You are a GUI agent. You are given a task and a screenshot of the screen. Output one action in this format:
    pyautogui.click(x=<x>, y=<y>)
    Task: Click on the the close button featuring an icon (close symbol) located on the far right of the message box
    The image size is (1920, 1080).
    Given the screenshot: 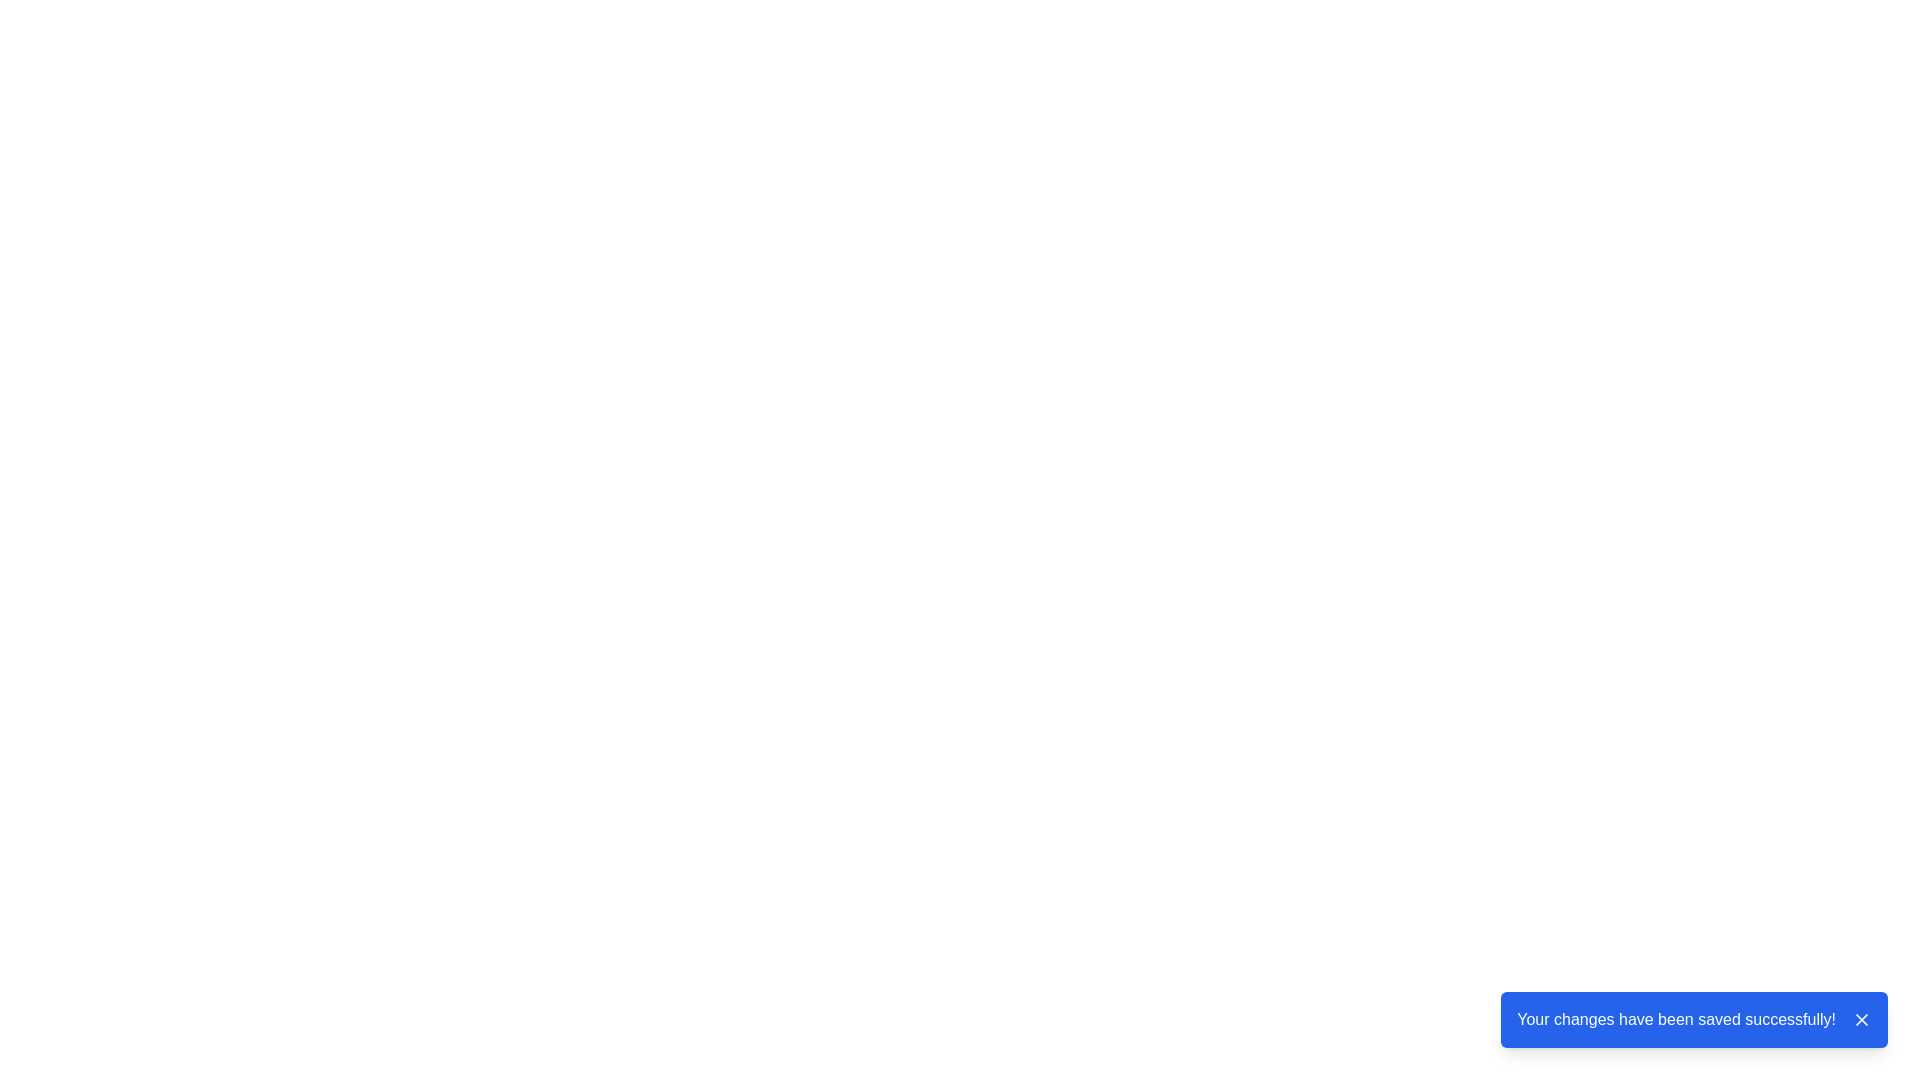 What is the action you would take?
    pyautogui.click(x=1861, y=1019)
    